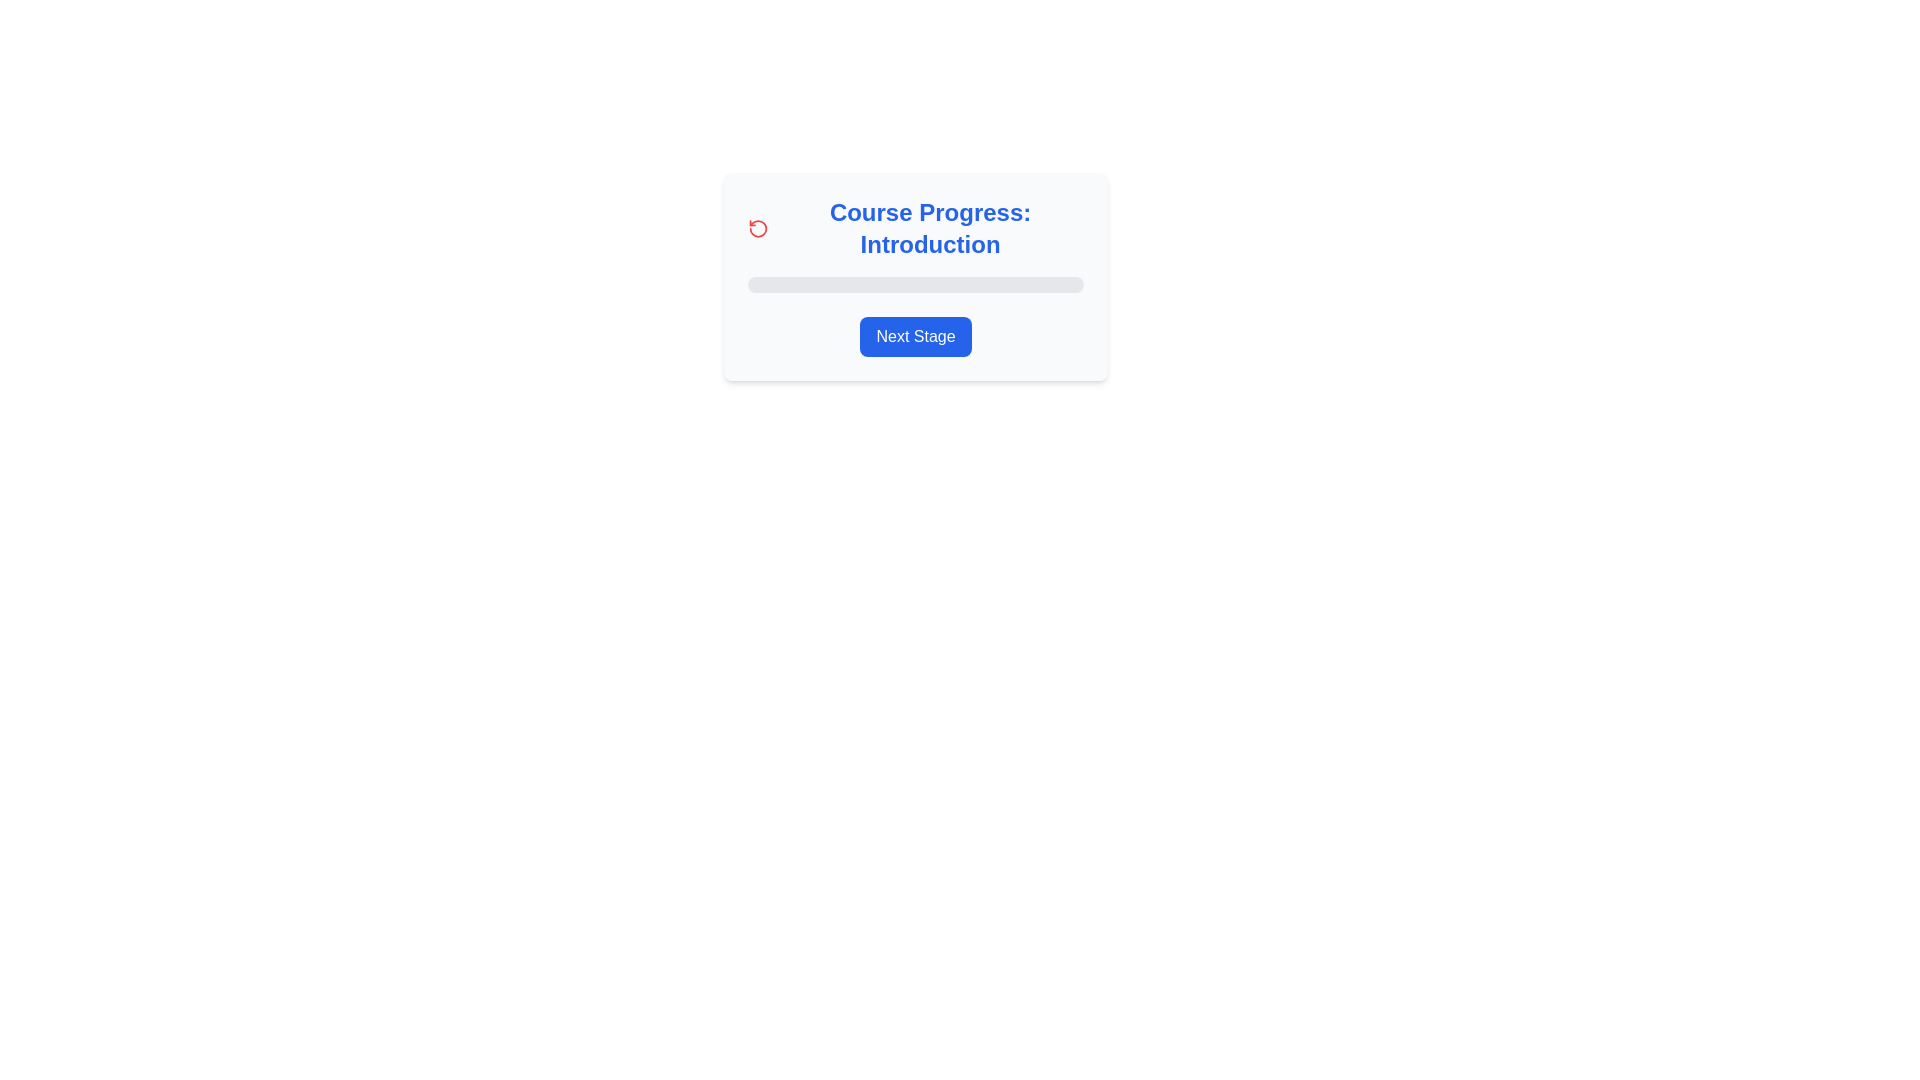 The width and height of the screenshot is (1920, 1080). I want to click on the Progress Bar that visually represents progress in a course, located below 'Course Progress: Introduction' and above the 'Next Stage' button, so click(915, 285).